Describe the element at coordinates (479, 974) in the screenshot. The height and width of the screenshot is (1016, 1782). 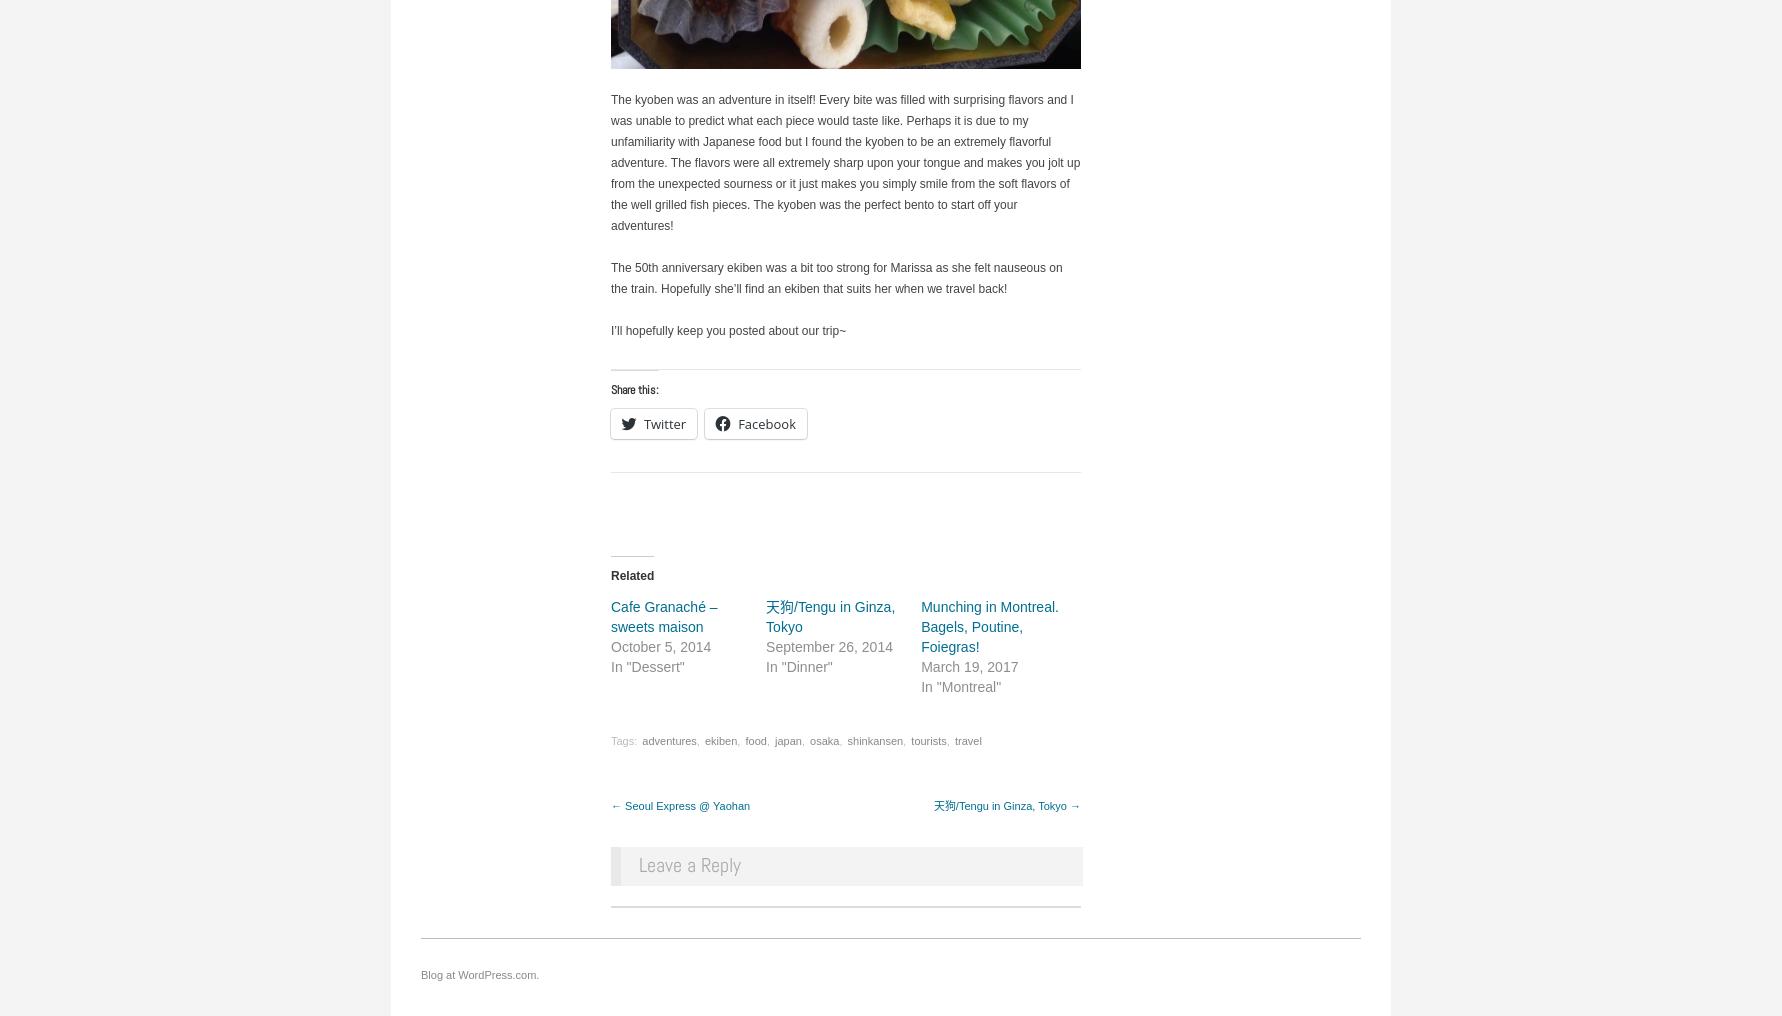
I see `'Blog at WordPress.com.'` at that location.